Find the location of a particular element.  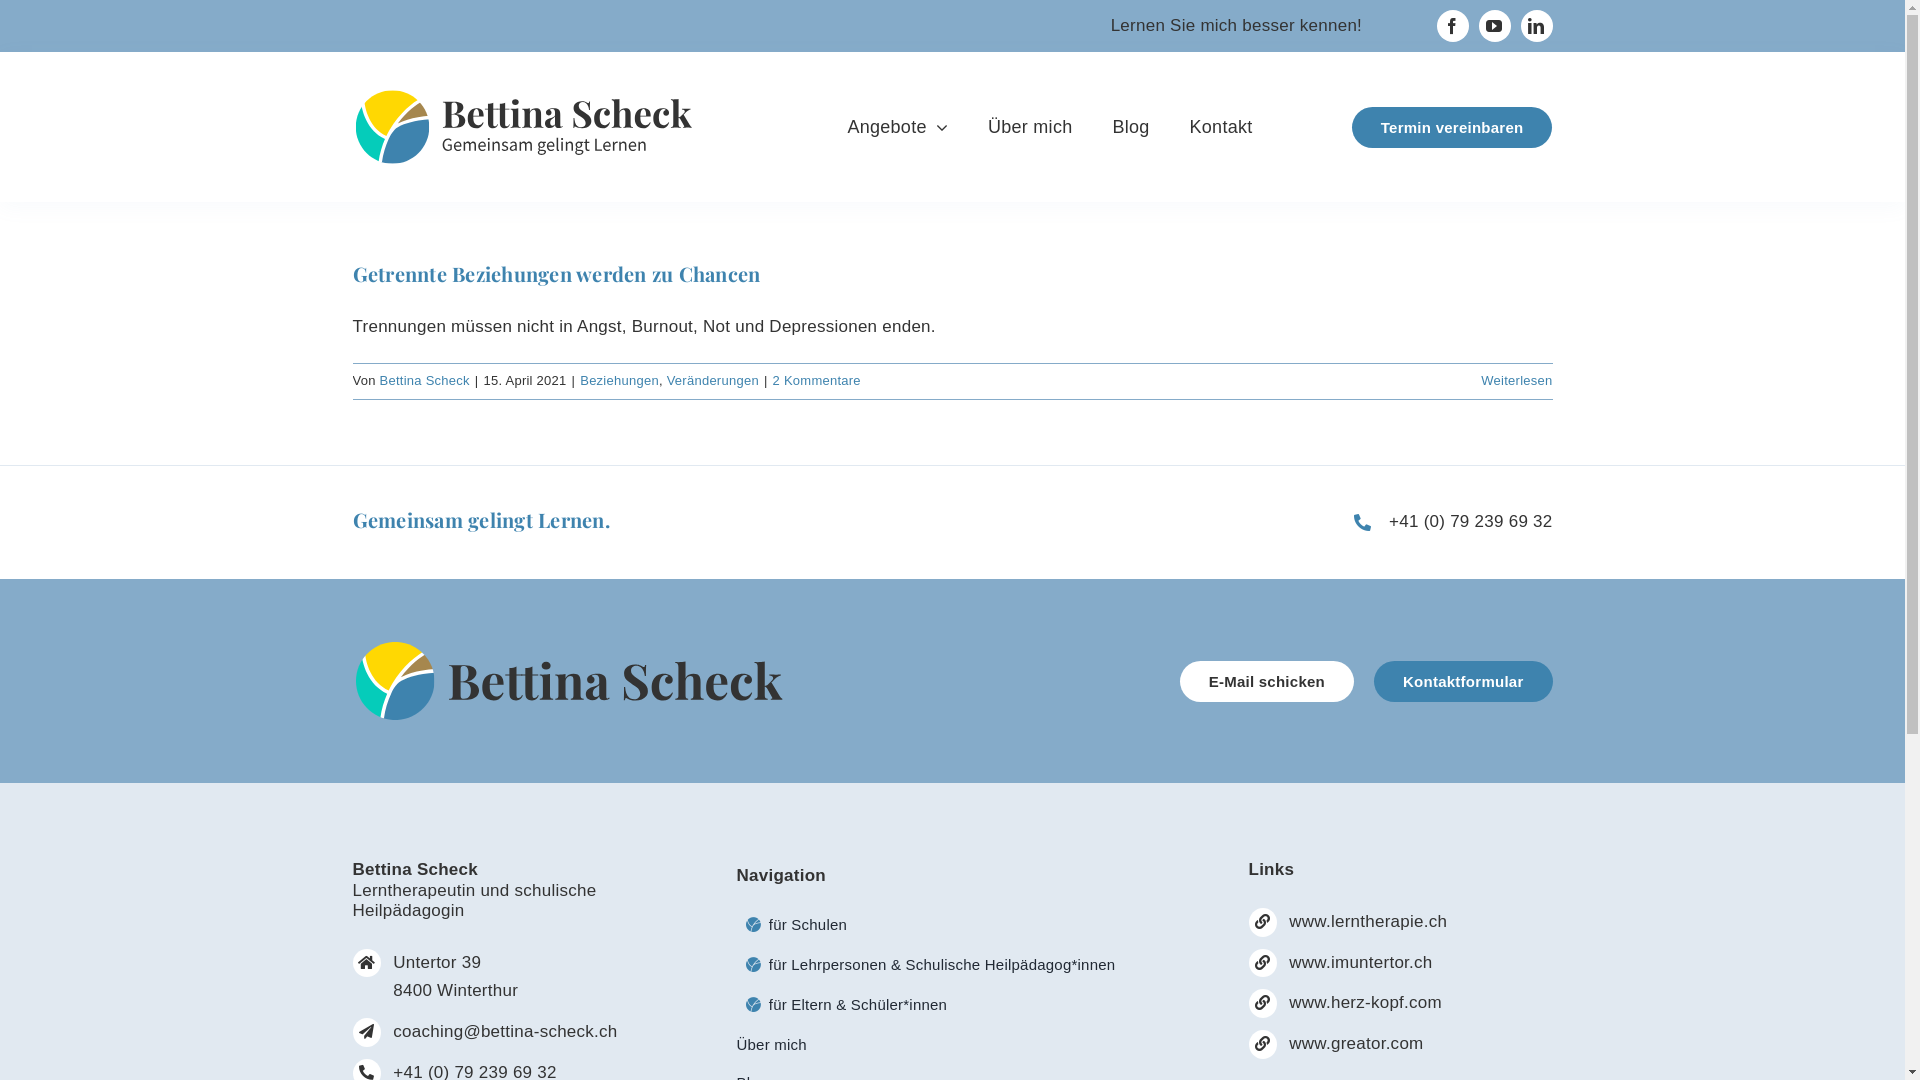

'Weiterlesen' is located at coordinates (1516, 380).